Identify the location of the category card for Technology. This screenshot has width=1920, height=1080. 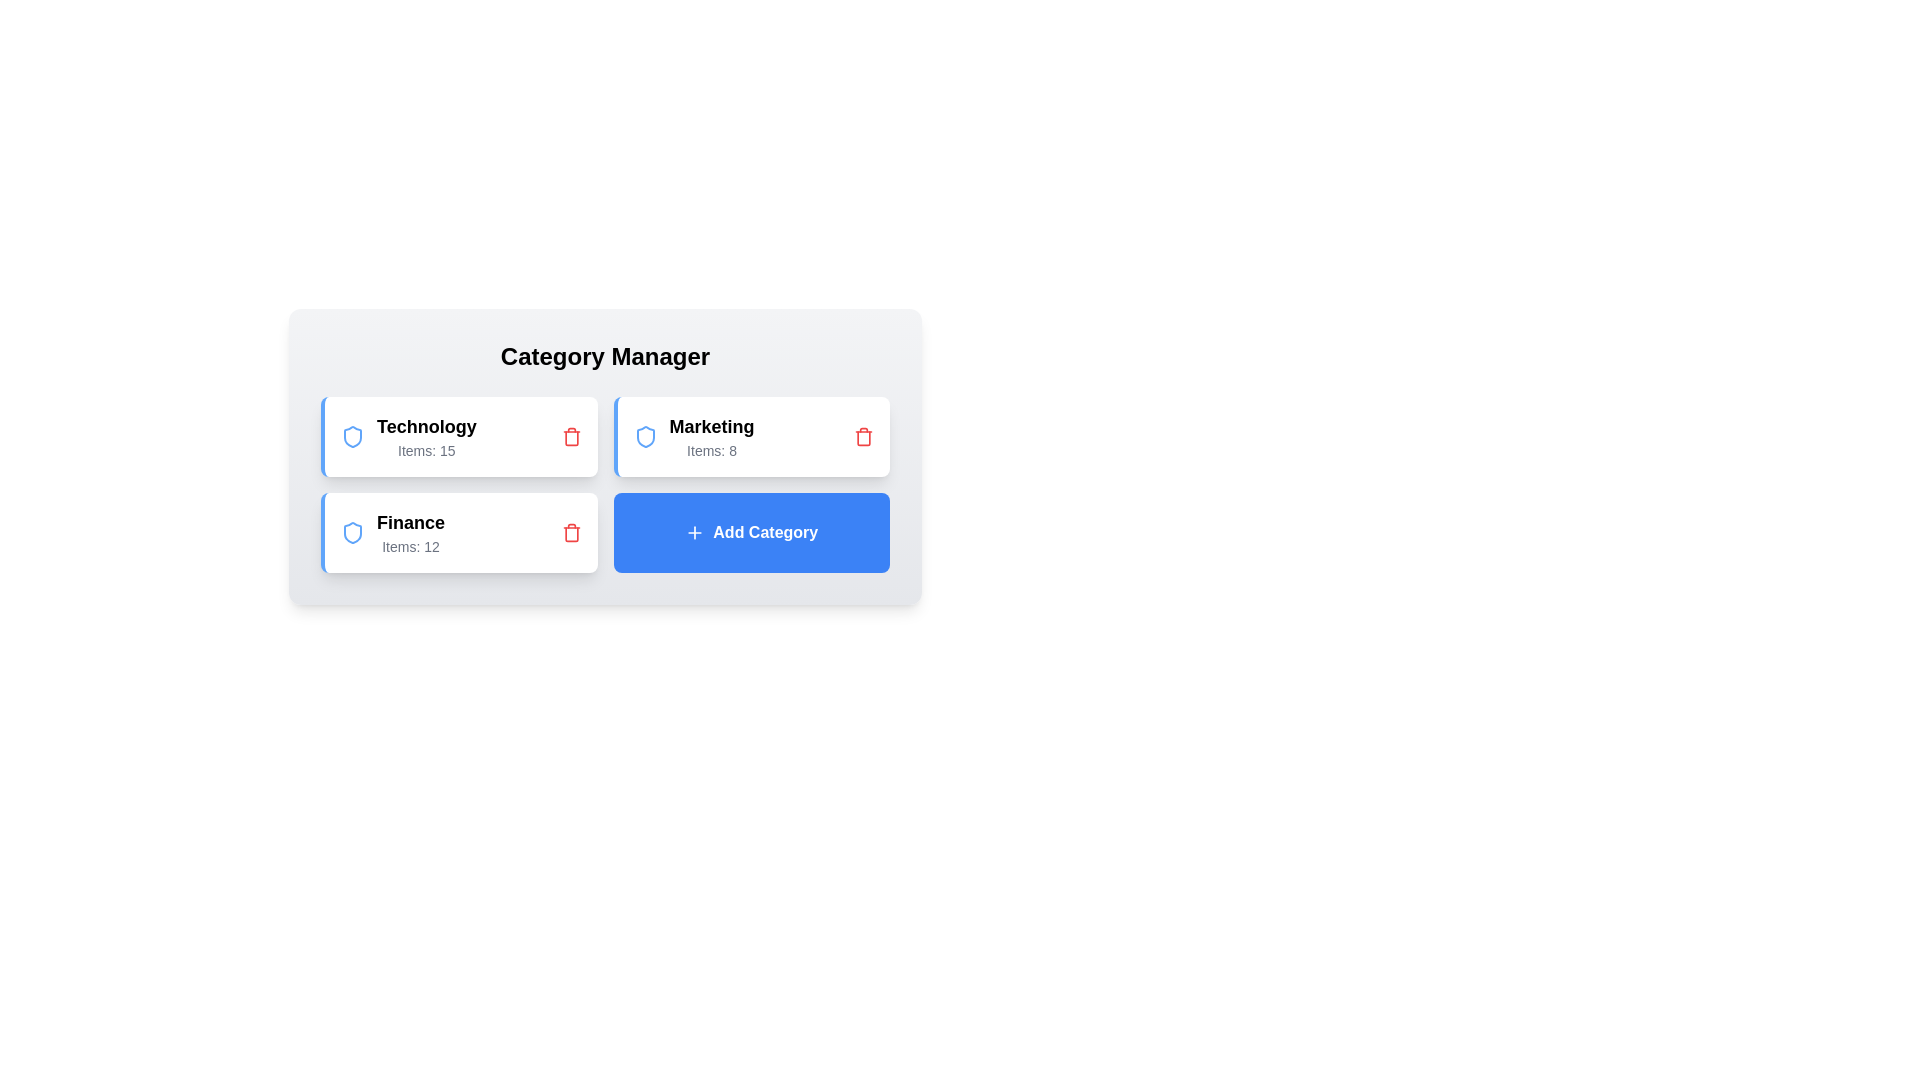
(458, 435).